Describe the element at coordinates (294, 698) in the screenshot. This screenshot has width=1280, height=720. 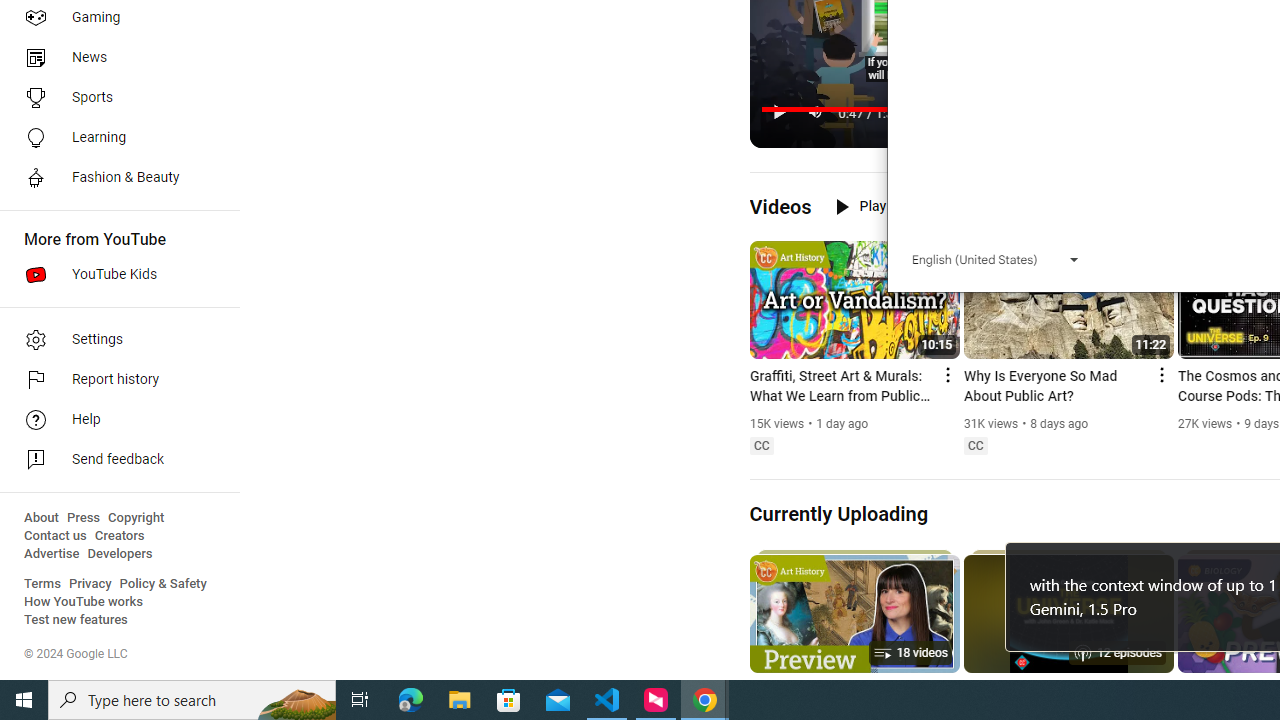
I see `'Search highlights icon opens search home window'` at that location.